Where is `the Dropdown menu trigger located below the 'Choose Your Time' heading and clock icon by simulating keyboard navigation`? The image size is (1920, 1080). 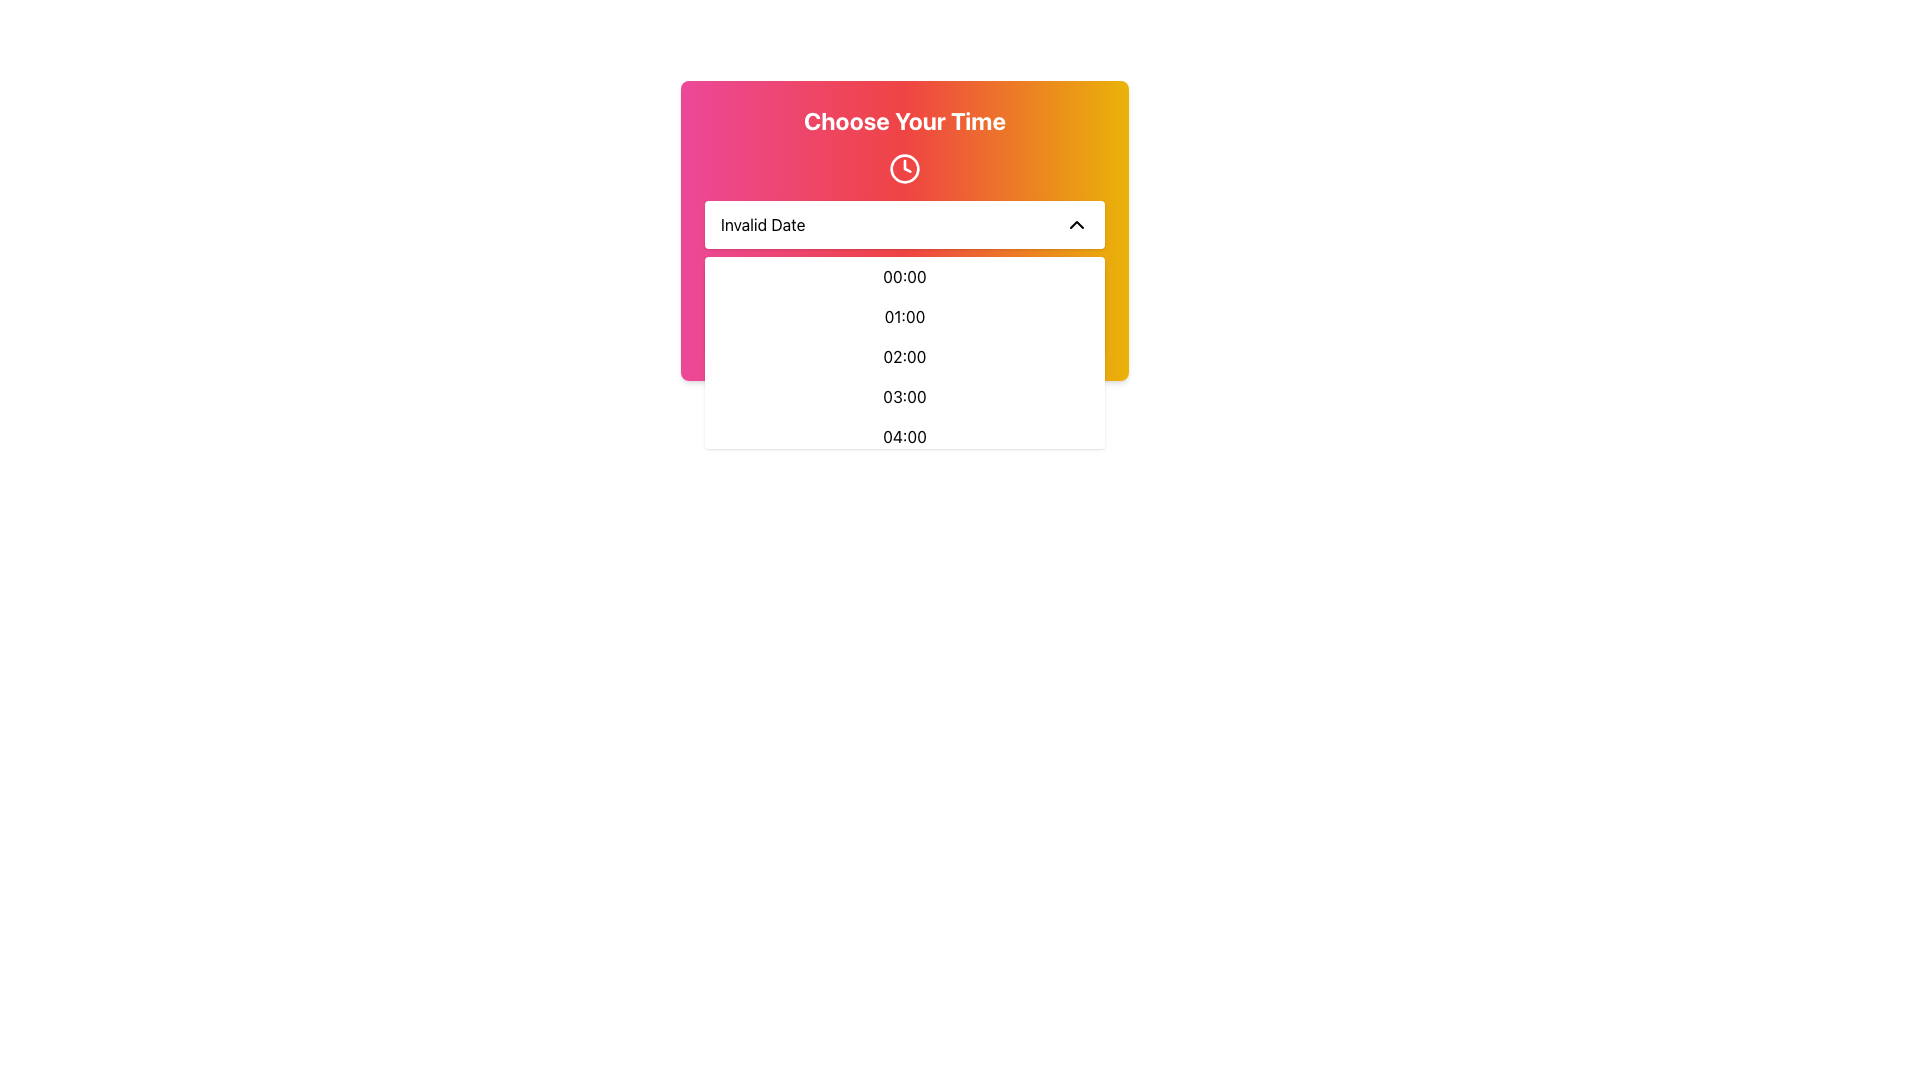 the Dropdown menu trigger located below the 'Choose Your Time' heading and clock icon by simulating keyboard navigation is located at coordinates (904, 224).